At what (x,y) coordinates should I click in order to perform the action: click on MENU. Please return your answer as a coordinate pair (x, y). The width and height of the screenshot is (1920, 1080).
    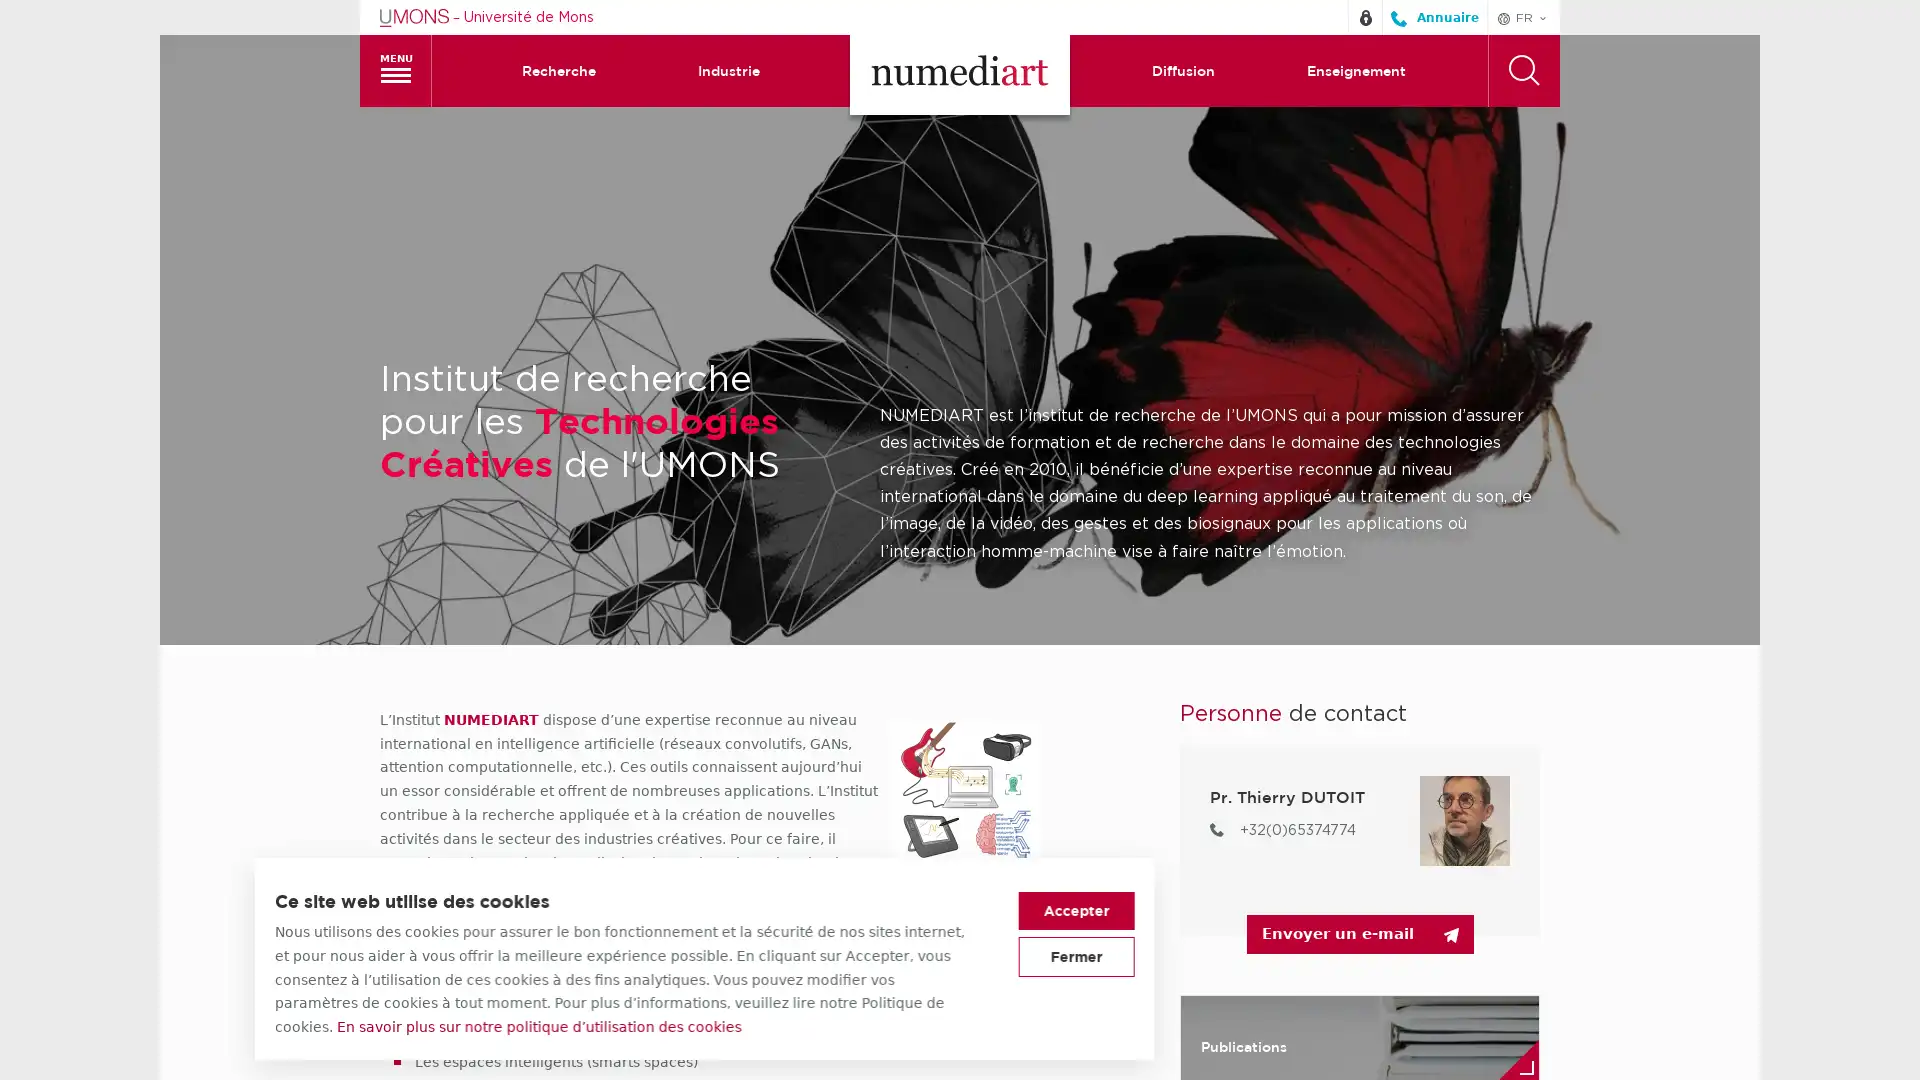
    Looking at the image, I should click on (395, 68).